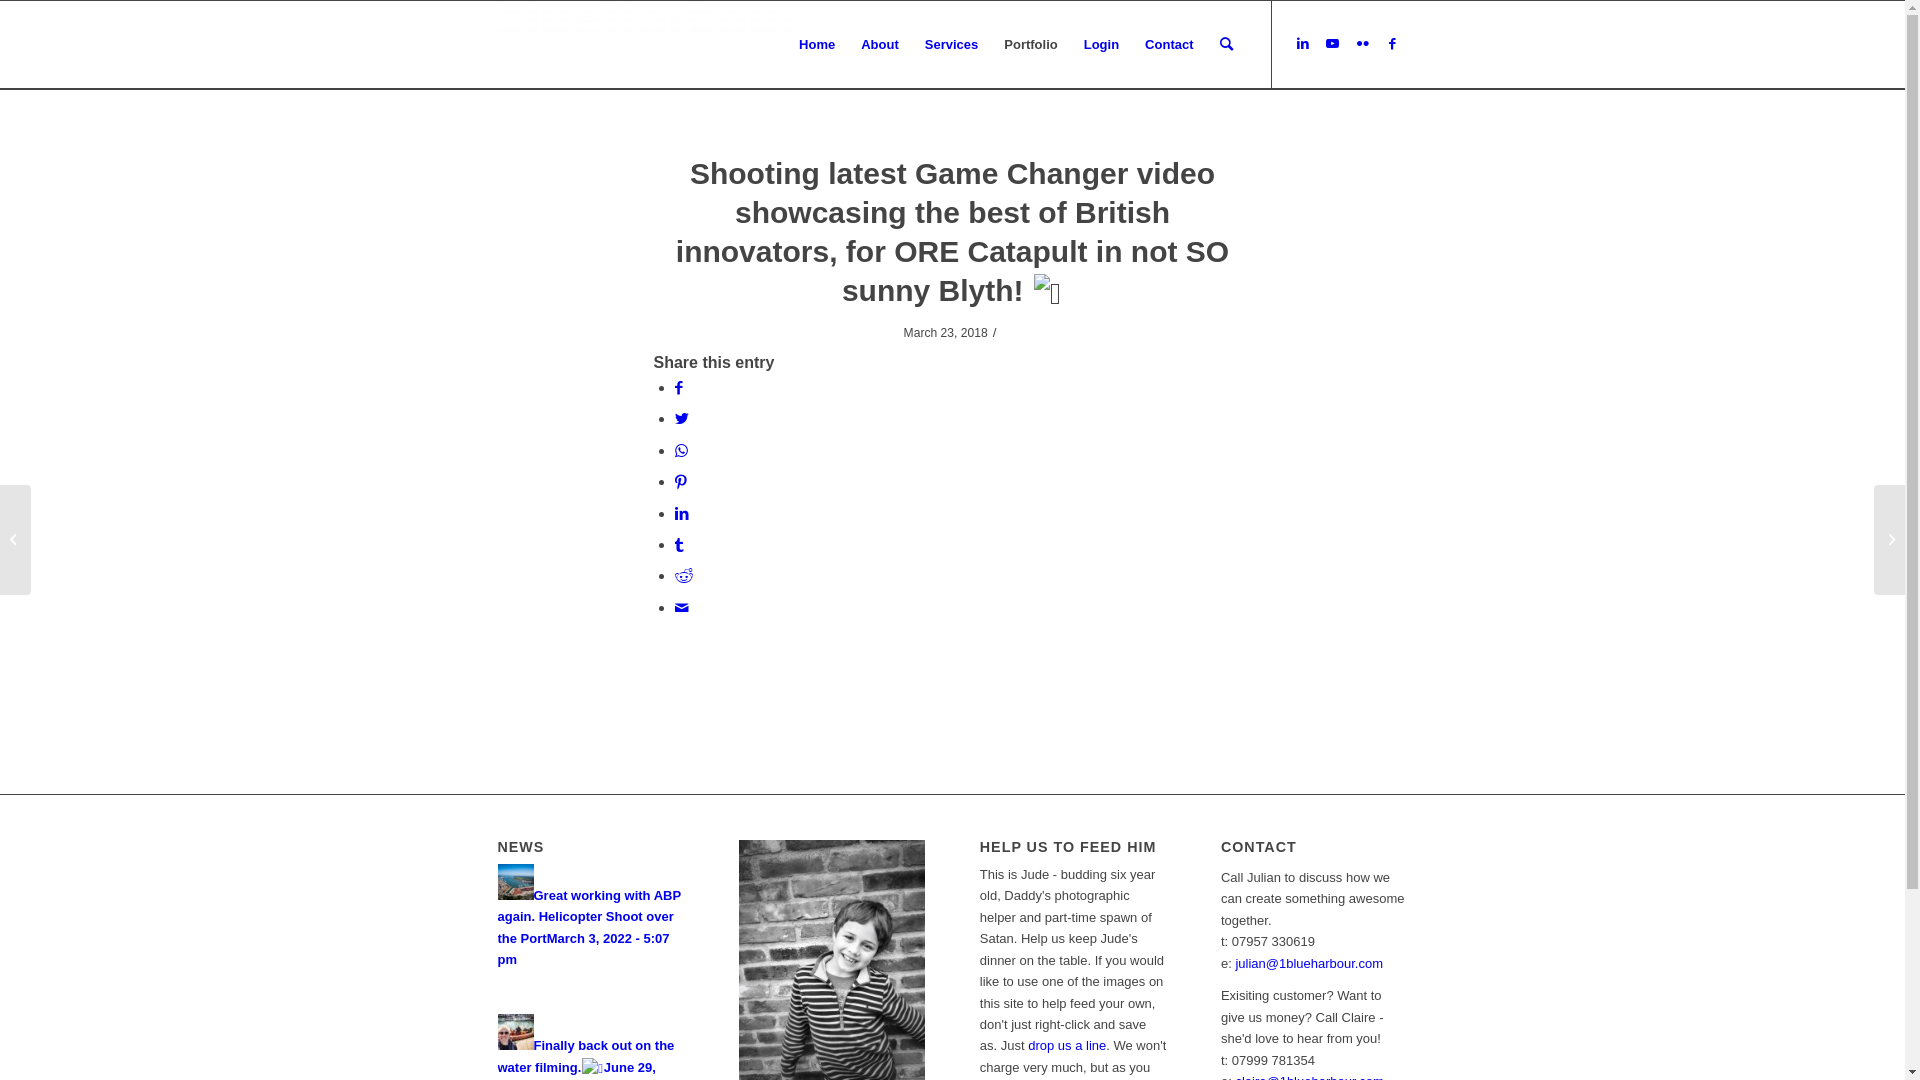 The height and width of the screenshot is (1080, 1920). I want to click on 'Home', so click(816, 45).